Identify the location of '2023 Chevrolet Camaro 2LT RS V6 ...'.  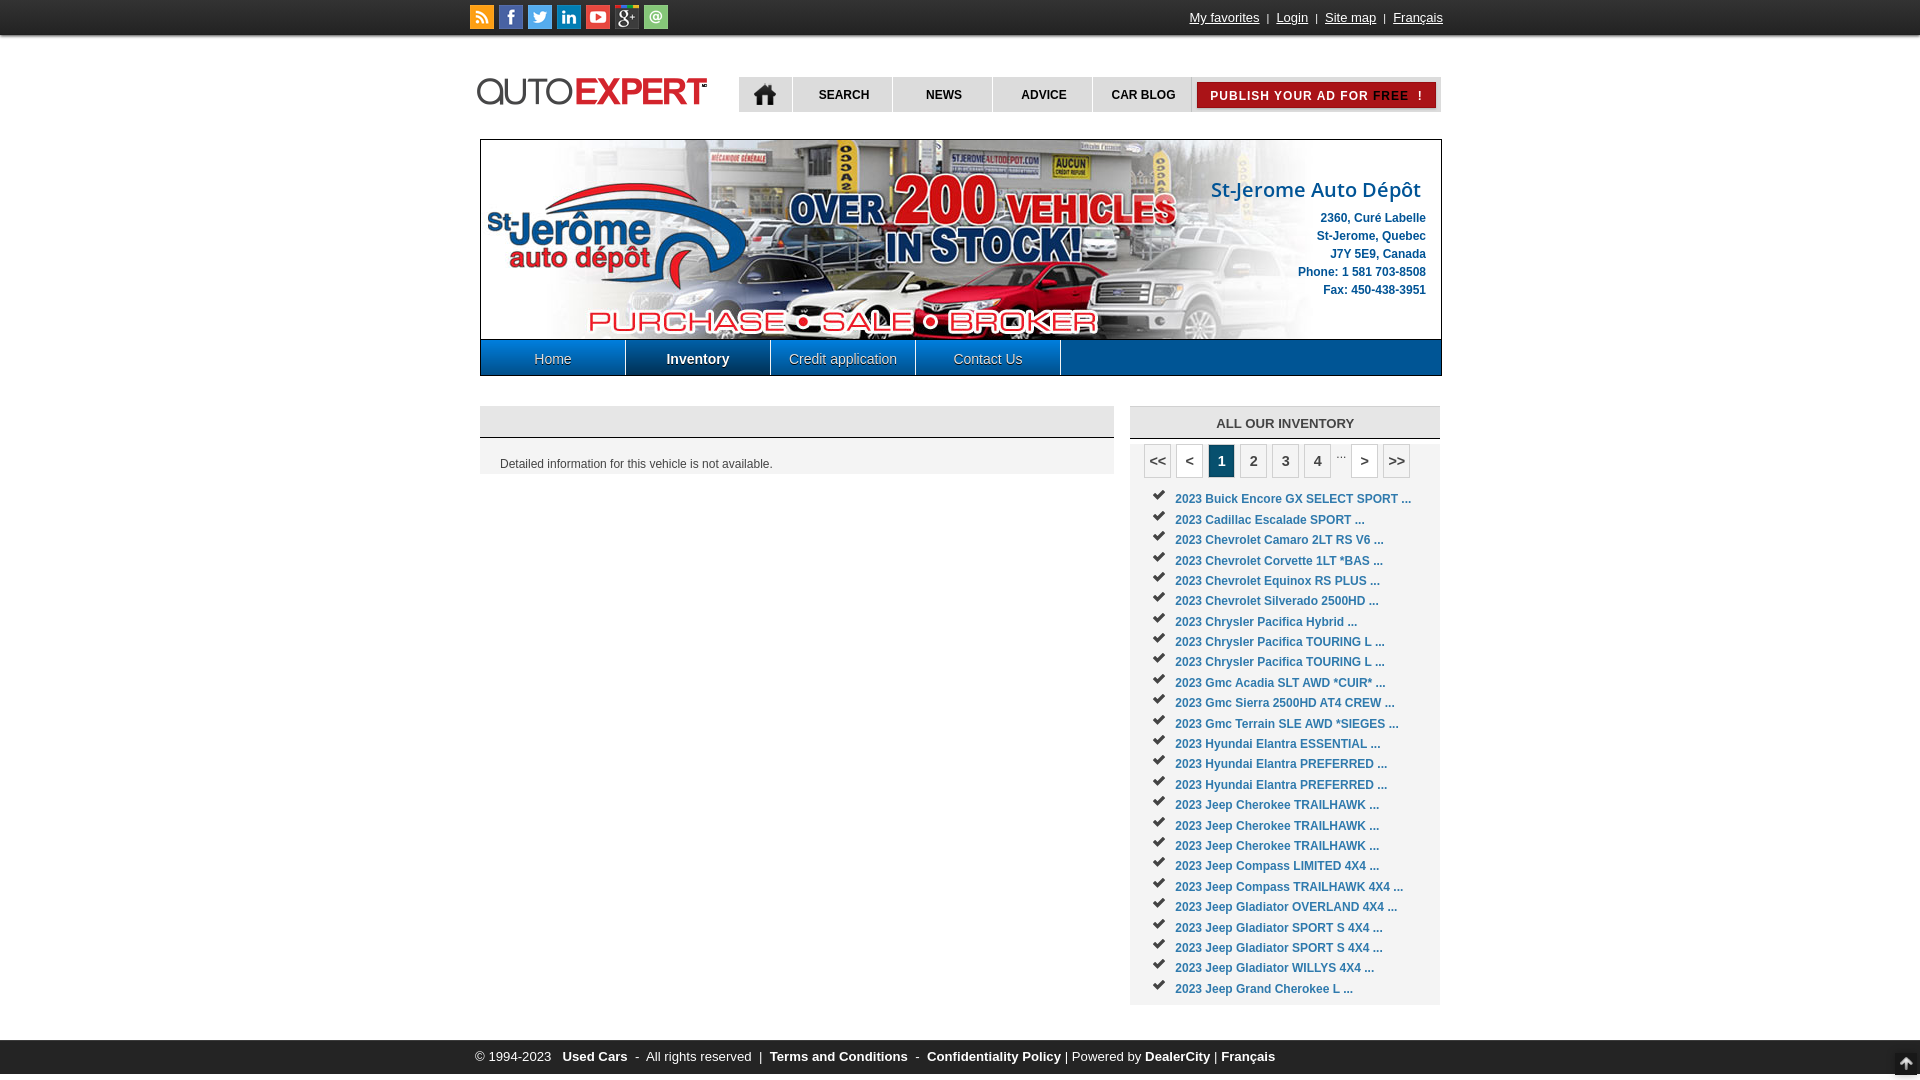
(1278, 540).